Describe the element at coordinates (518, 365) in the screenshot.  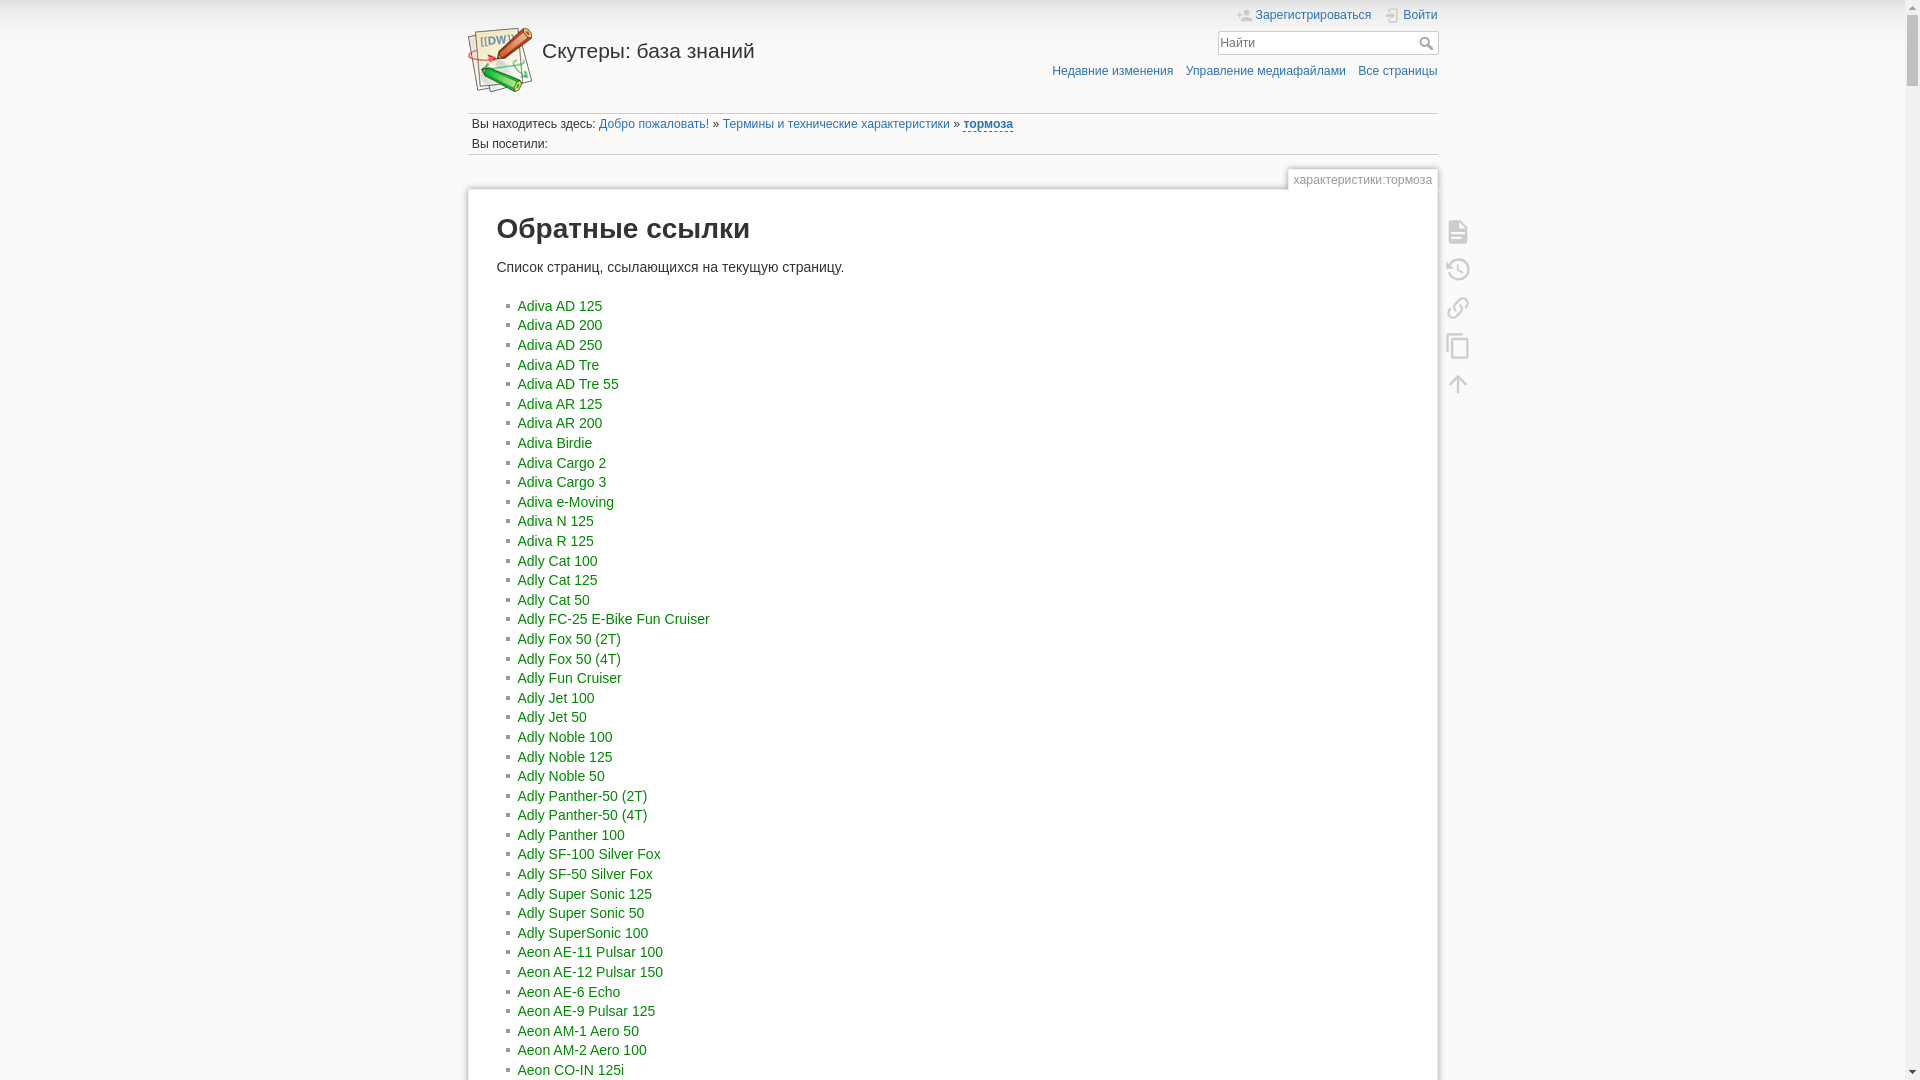
I see `'Adiva AD Tre'` at that location.